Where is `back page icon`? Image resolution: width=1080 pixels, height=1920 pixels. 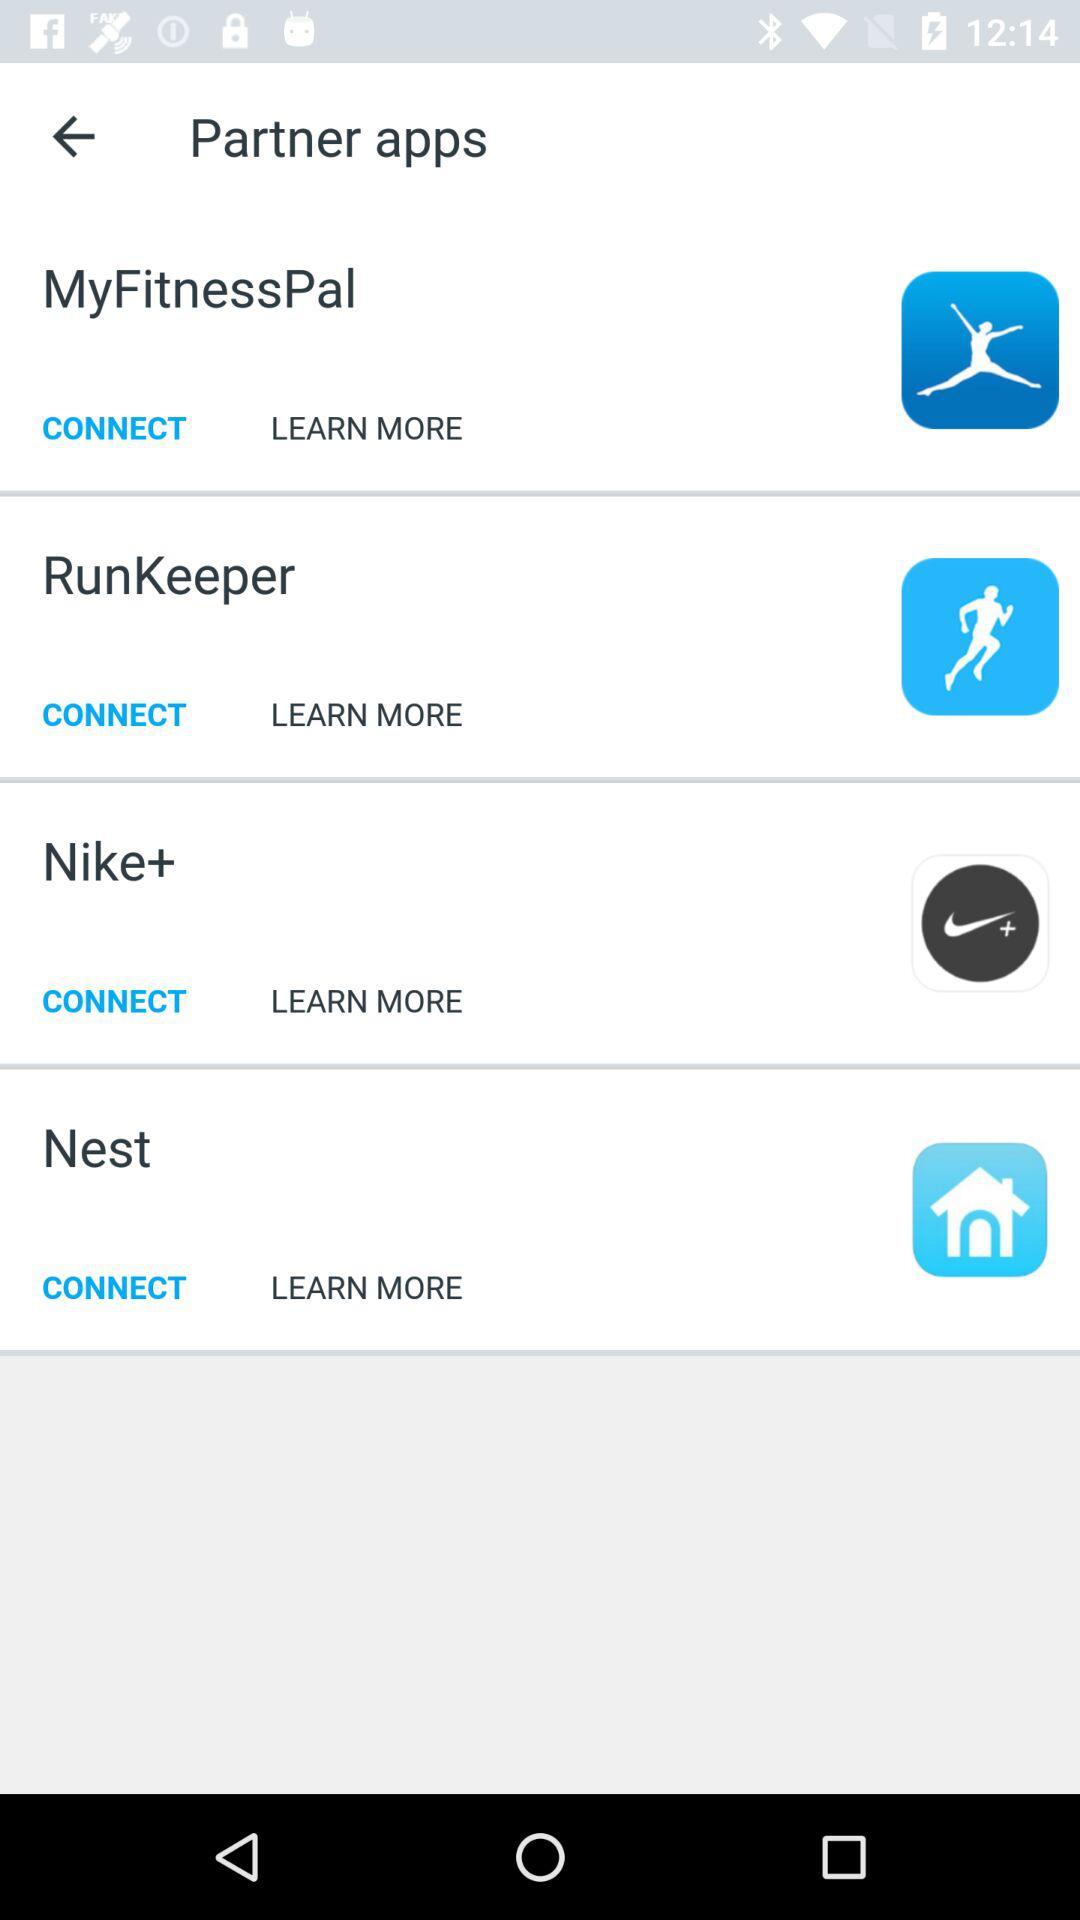 back page icon is located at coordinates (72, 135).